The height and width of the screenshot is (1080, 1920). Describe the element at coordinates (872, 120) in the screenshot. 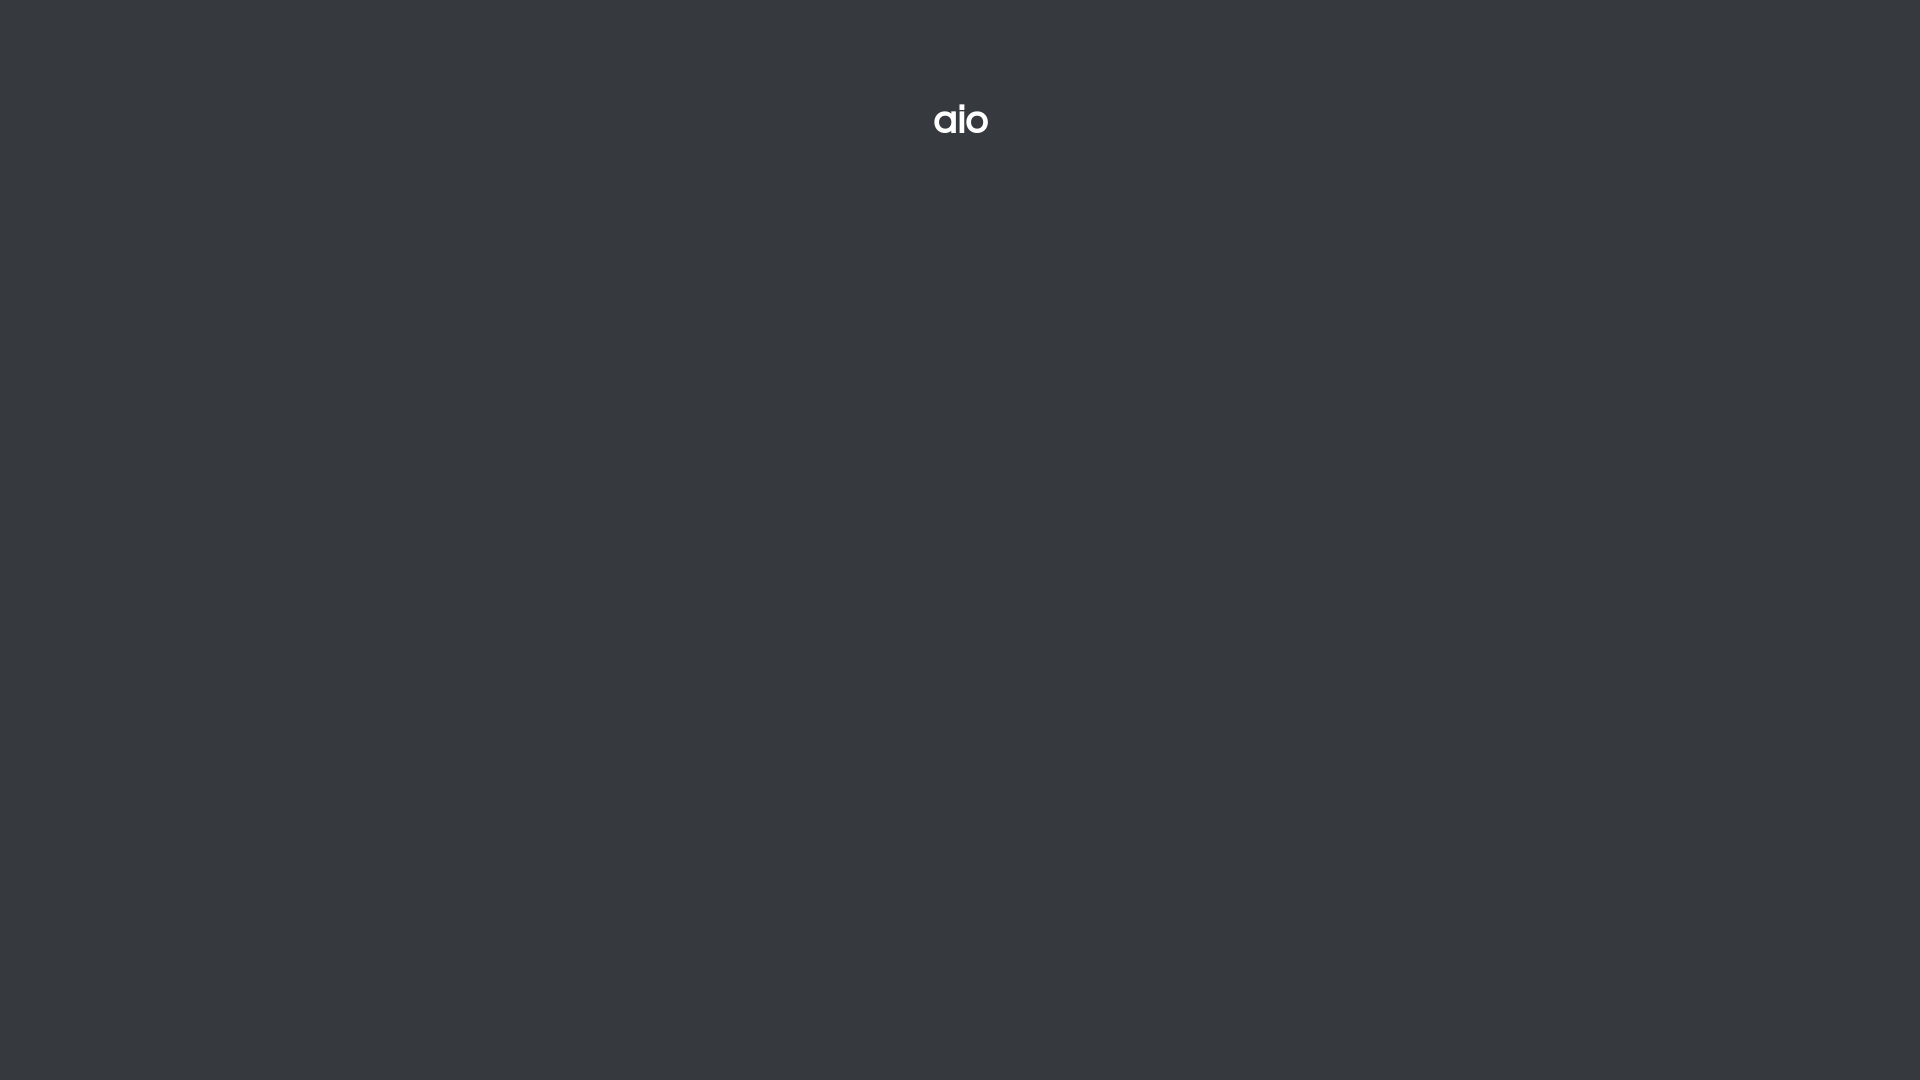

I see `'aio'` at that location.